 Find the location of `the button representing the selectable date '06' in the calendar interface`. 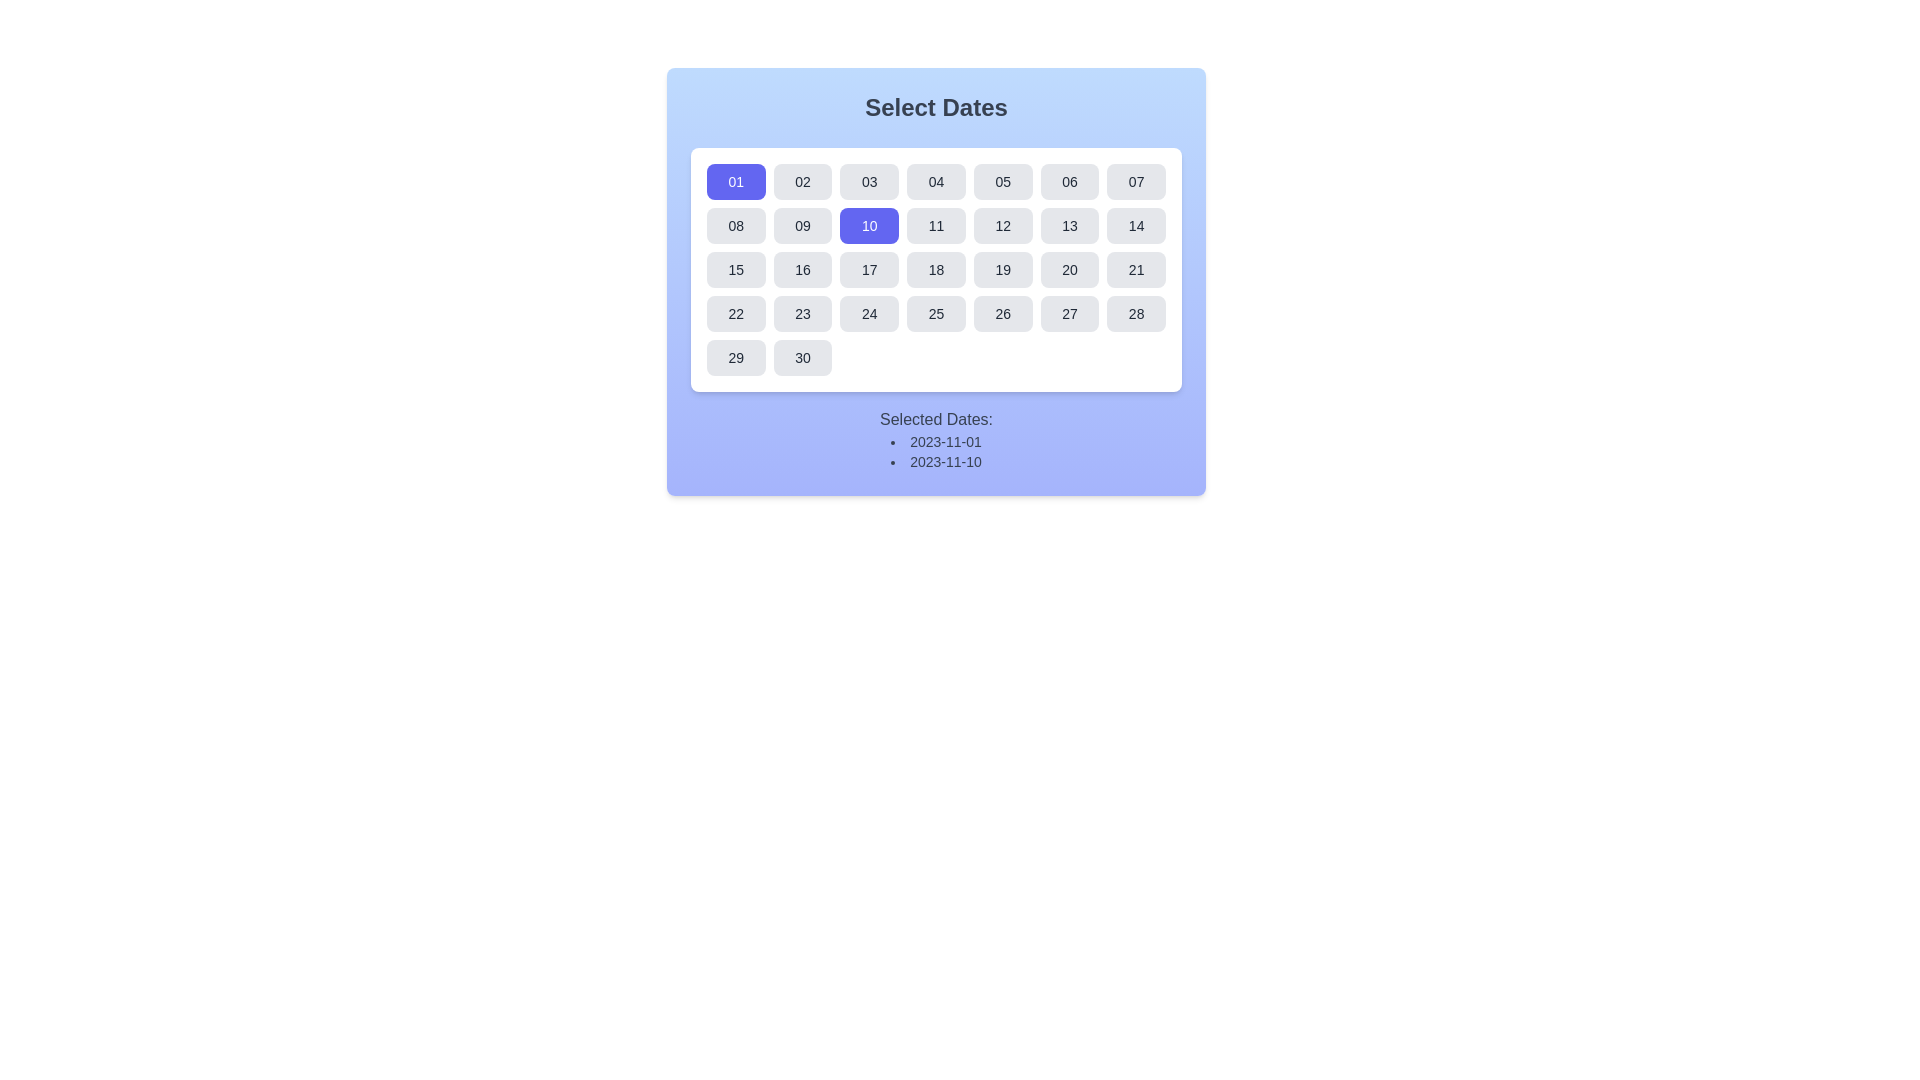

the button representing the selectable date '06' in the calendar interface is located at coordinates (1069, 181).